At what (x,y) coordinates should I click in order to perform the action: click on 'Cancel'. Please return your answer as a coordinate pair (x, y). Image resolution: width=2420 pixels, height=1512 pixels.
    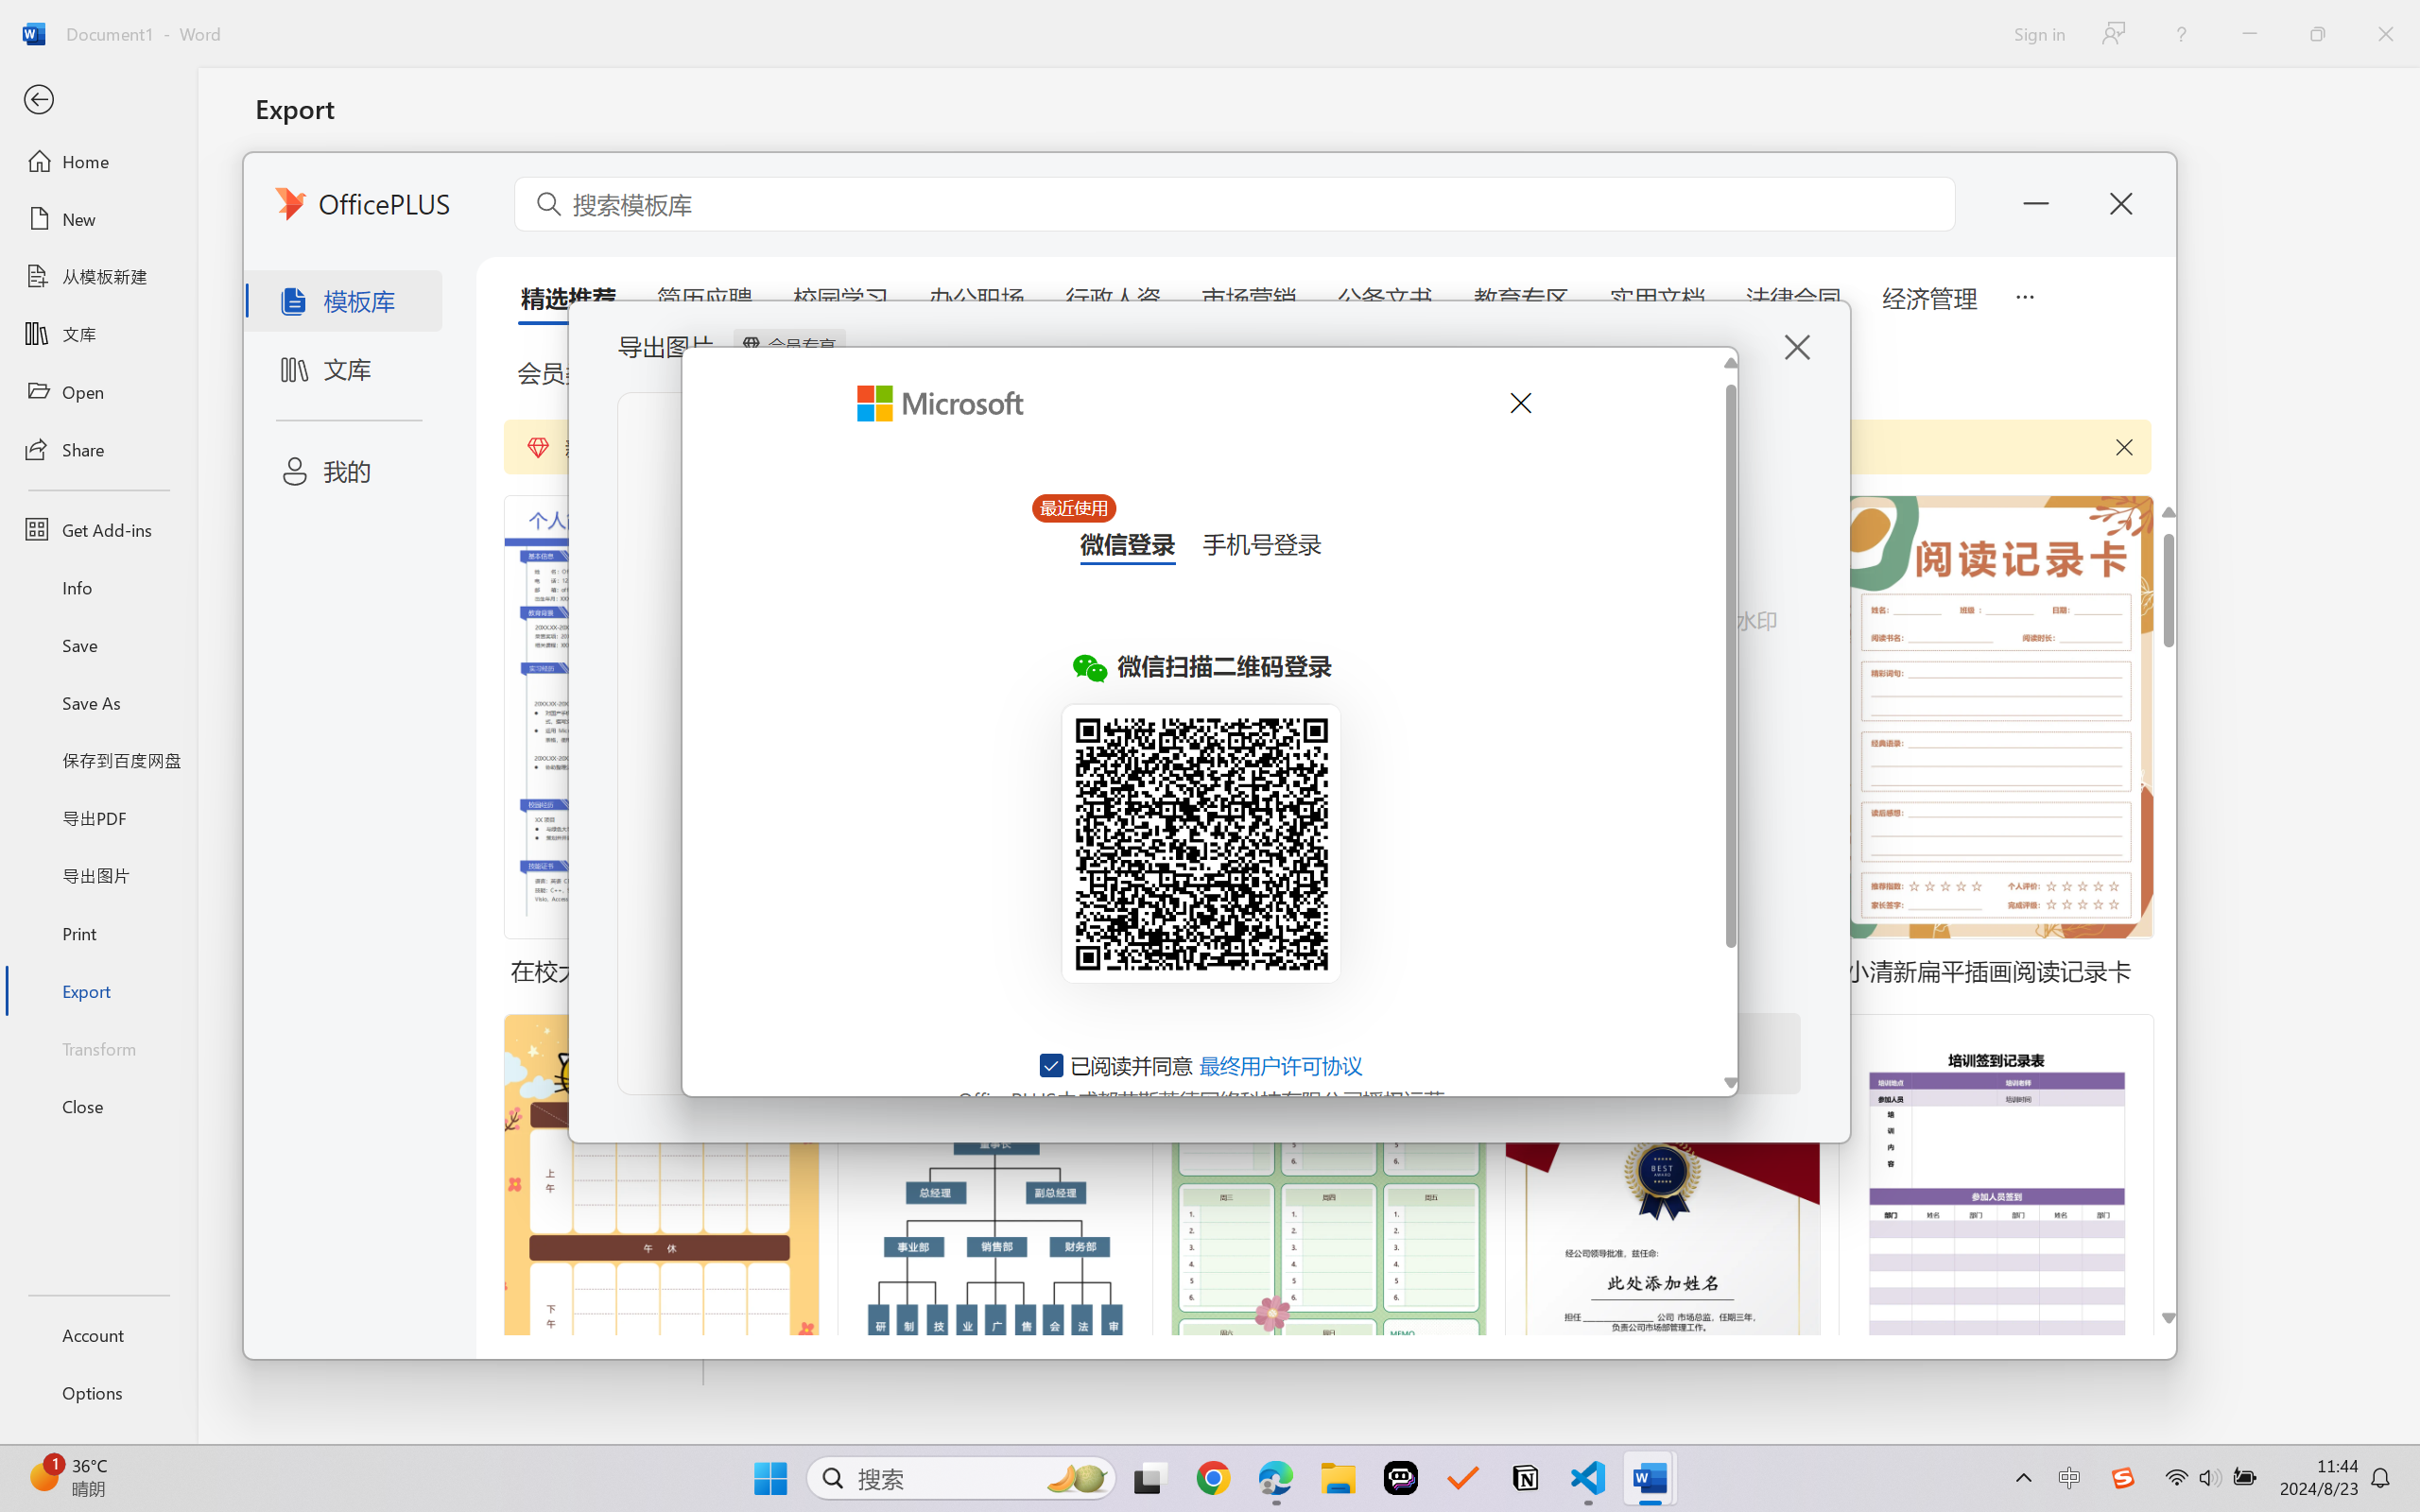
    Looking at the image, I should click on (1518, 402).